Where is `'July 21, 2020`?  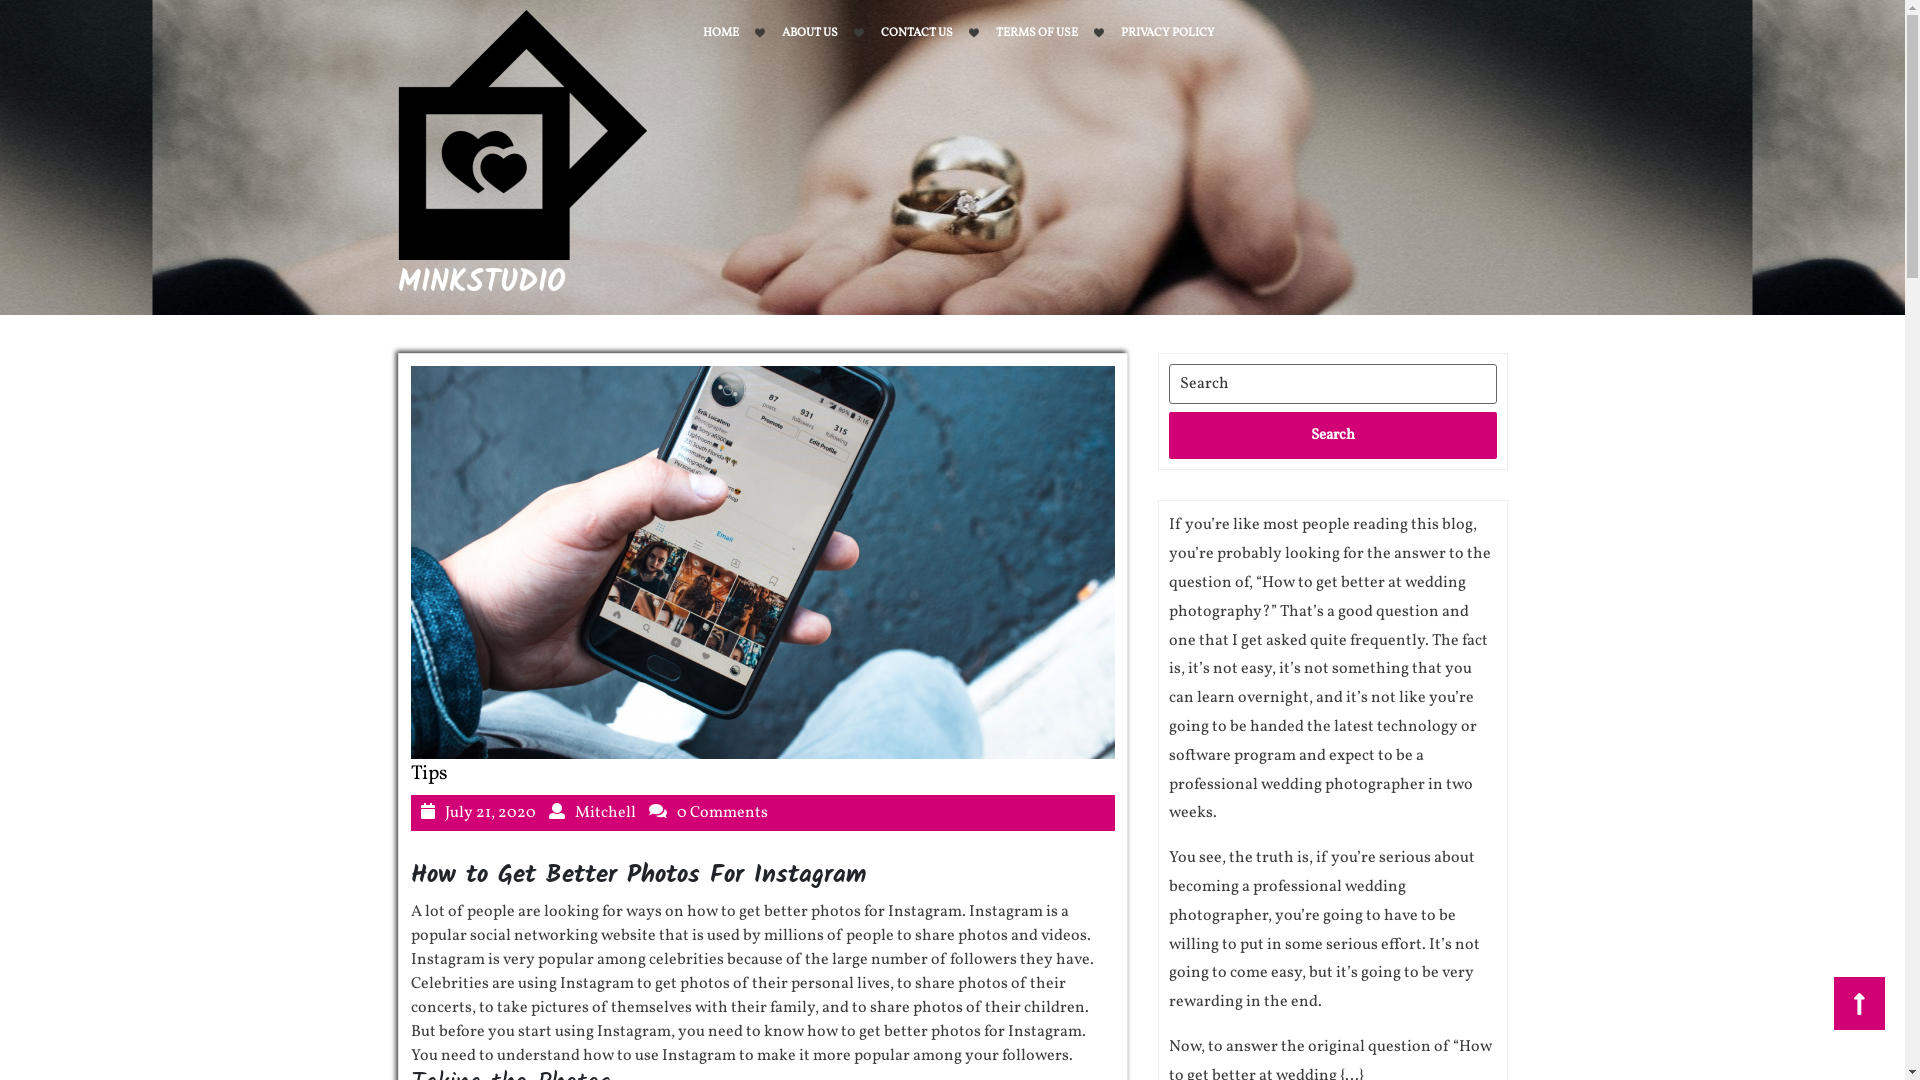 'July 21, 2020 is located at coordinates (489, 813).